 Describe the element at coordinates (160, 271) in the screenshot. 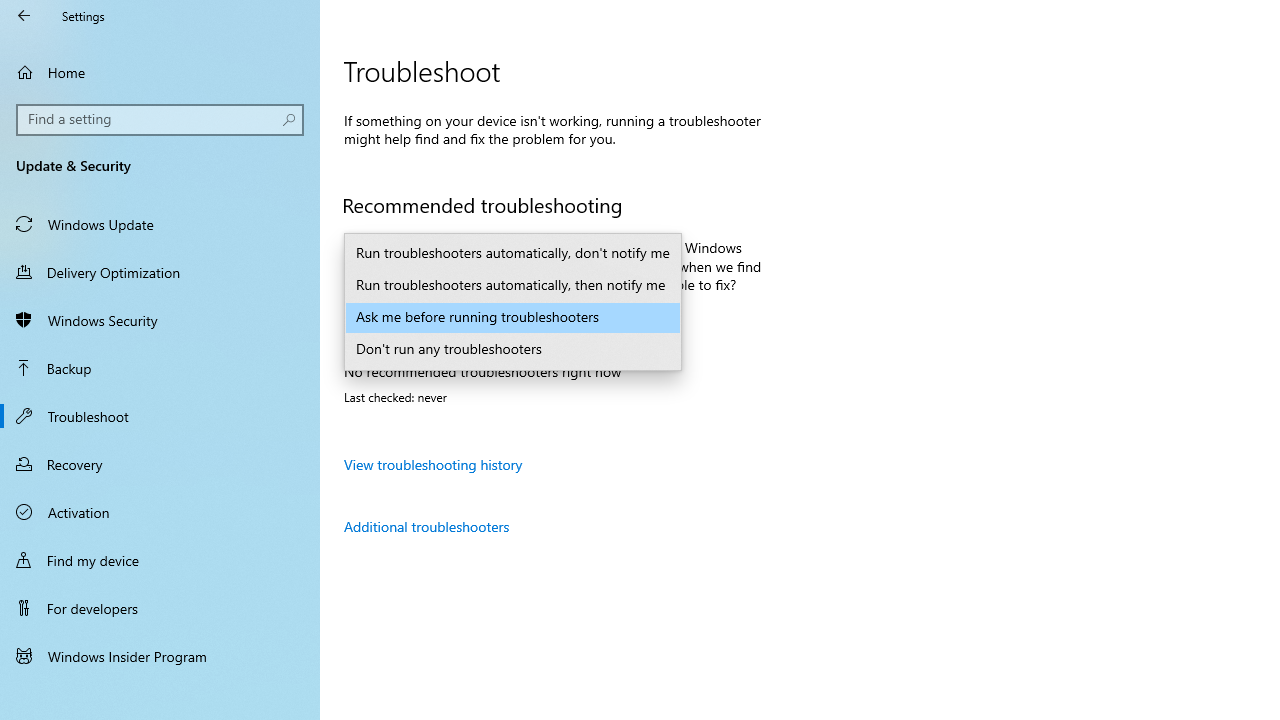

I see `'Delivery Optimization'` at that location.